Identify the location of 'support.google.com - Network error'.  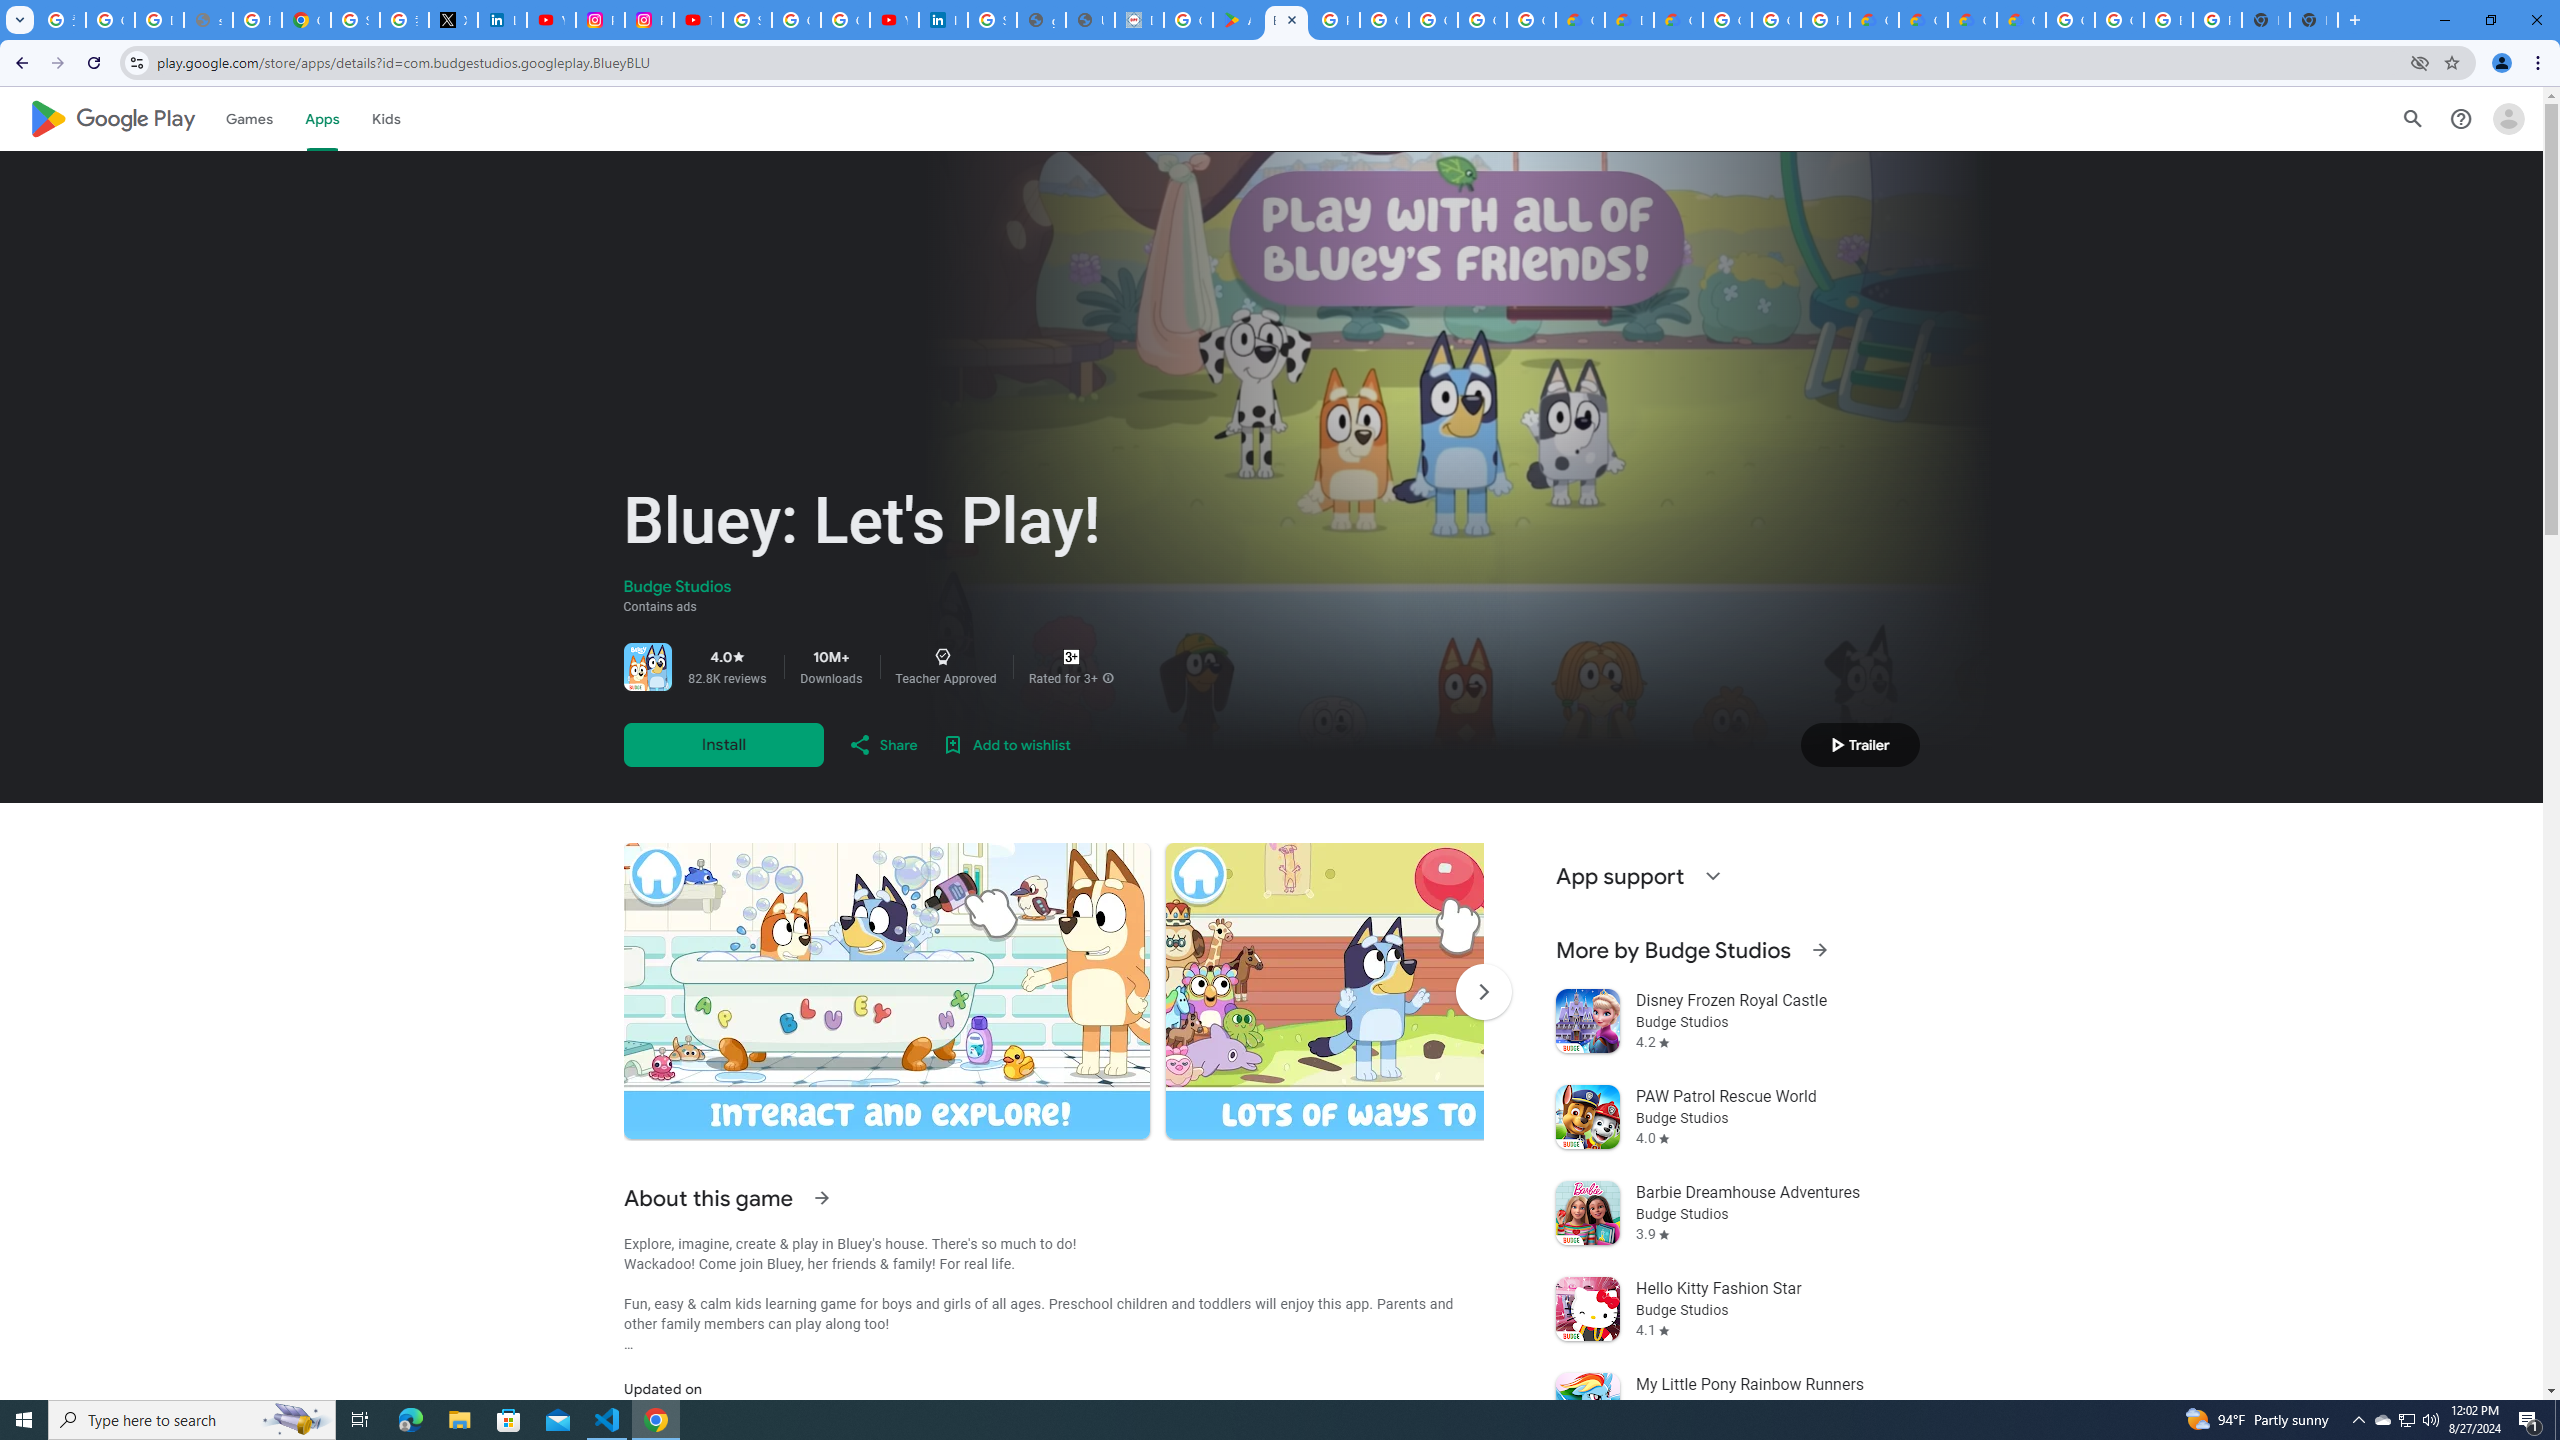
(207, 19).